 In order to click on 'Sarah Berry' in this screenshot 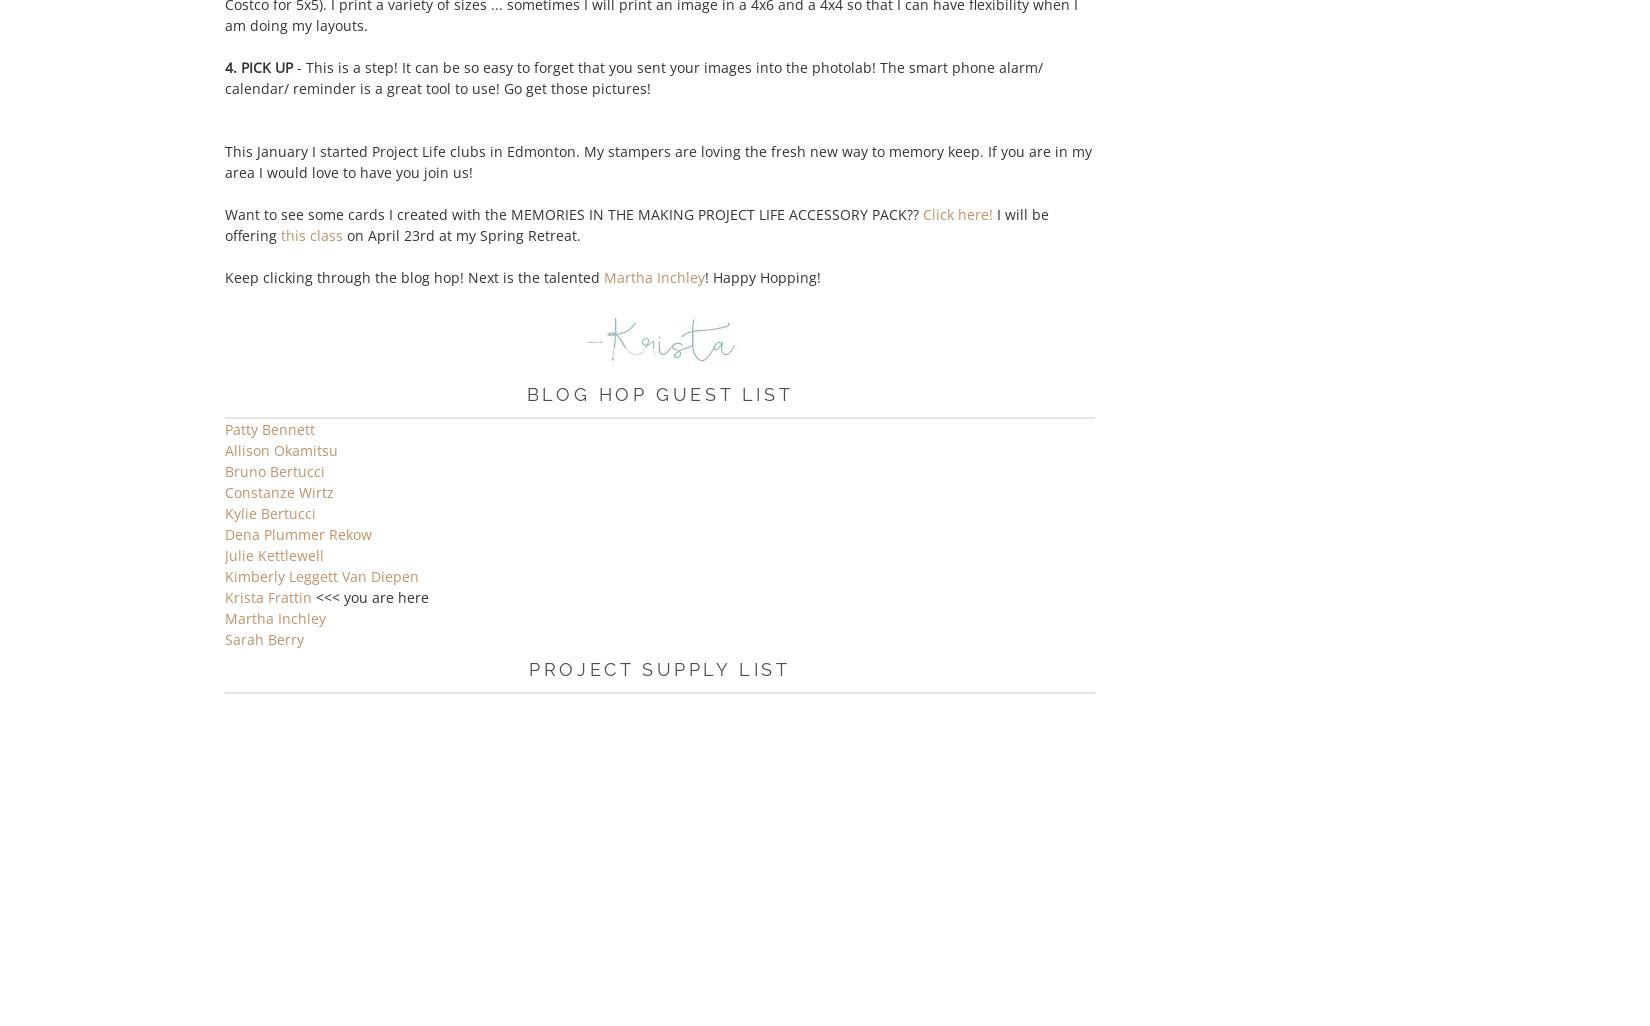, I will do `click(264, 639)`.